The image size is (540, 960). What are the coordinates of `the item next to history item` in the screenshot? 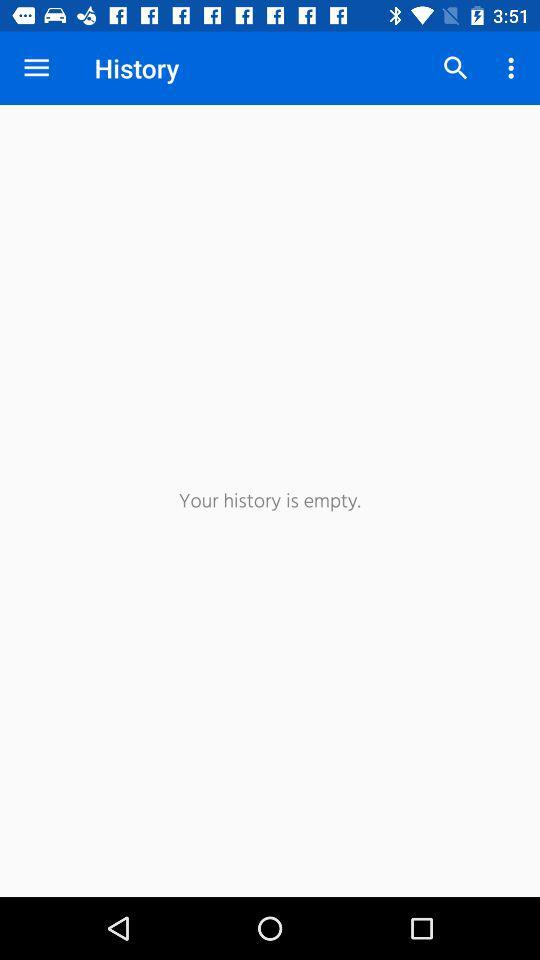 It's located at (36, 68).